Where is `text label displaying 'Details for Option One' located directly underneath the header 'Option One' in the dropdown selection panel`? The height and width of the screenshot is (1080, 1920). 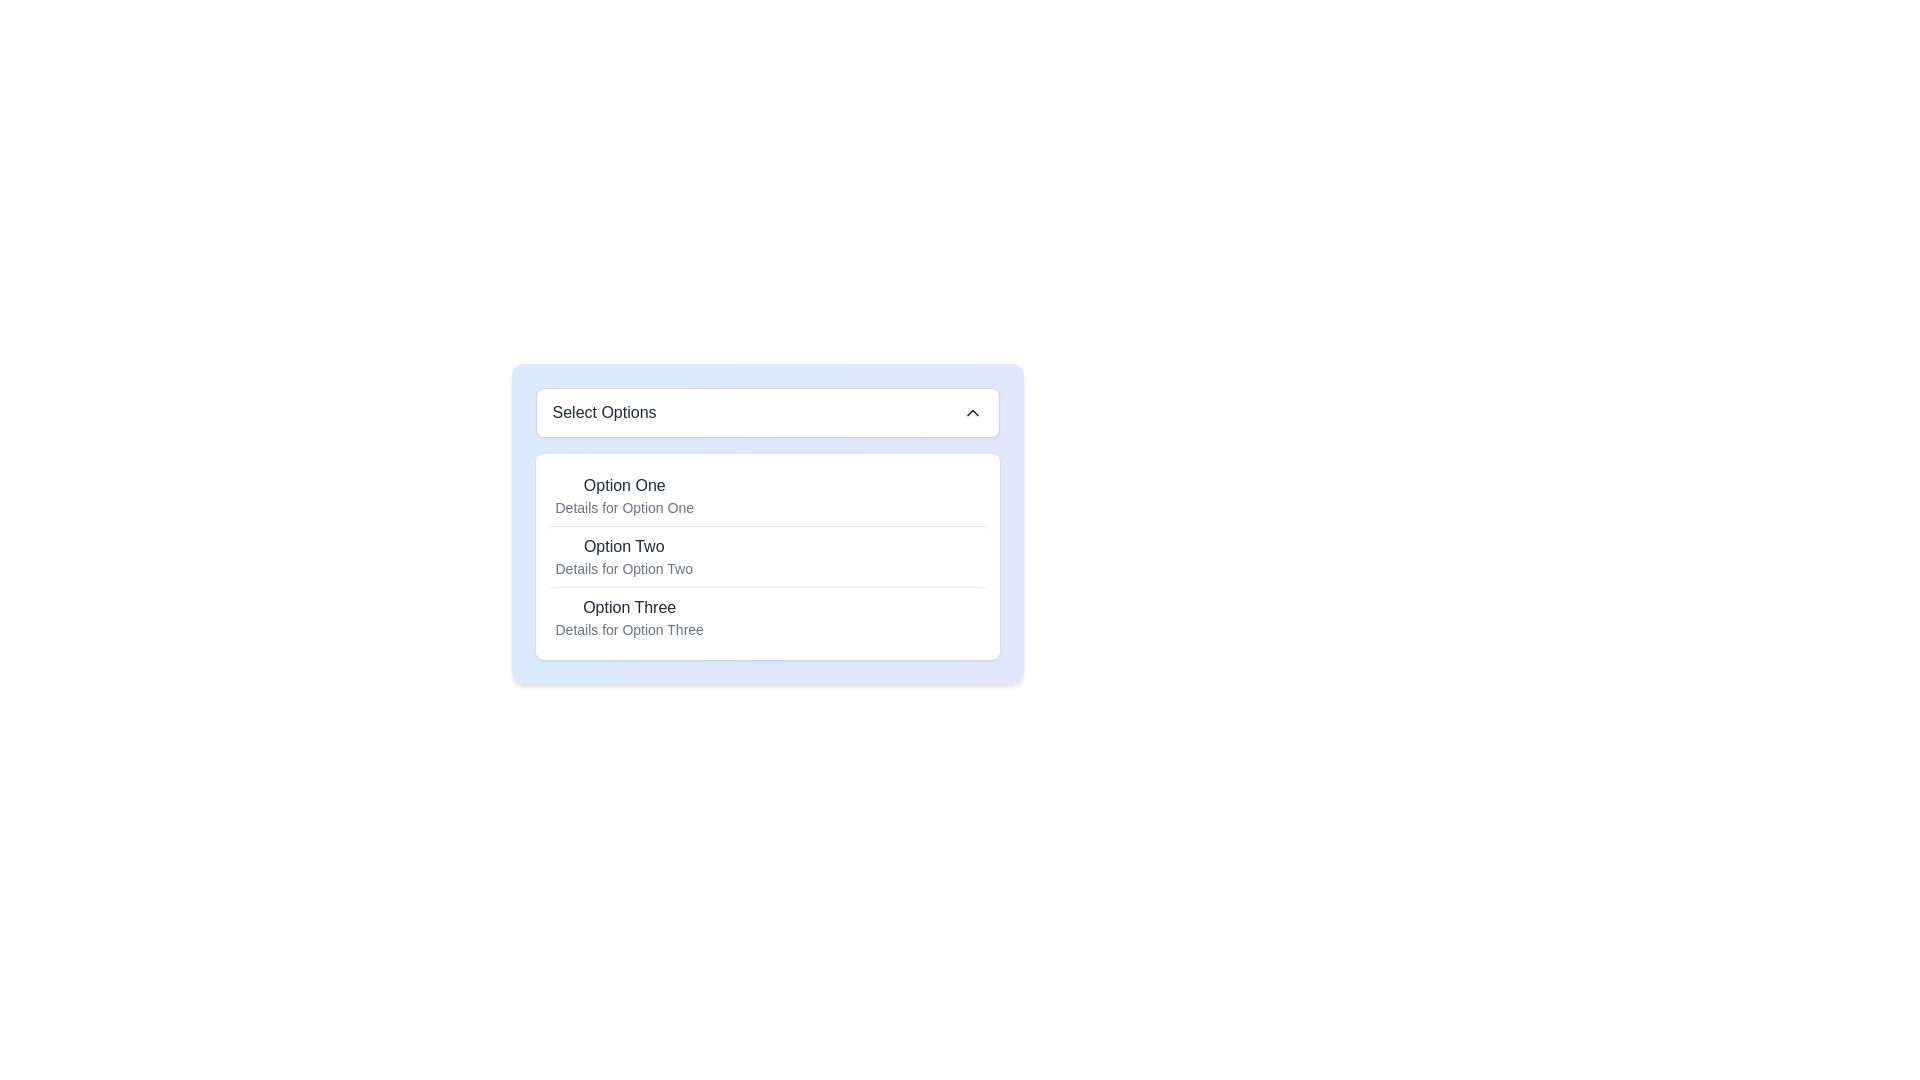 text label displaying 'Details for Option One' located directly underneath the header 'Option One' in the dropdown selection panel is located at coordinates (623, 507).